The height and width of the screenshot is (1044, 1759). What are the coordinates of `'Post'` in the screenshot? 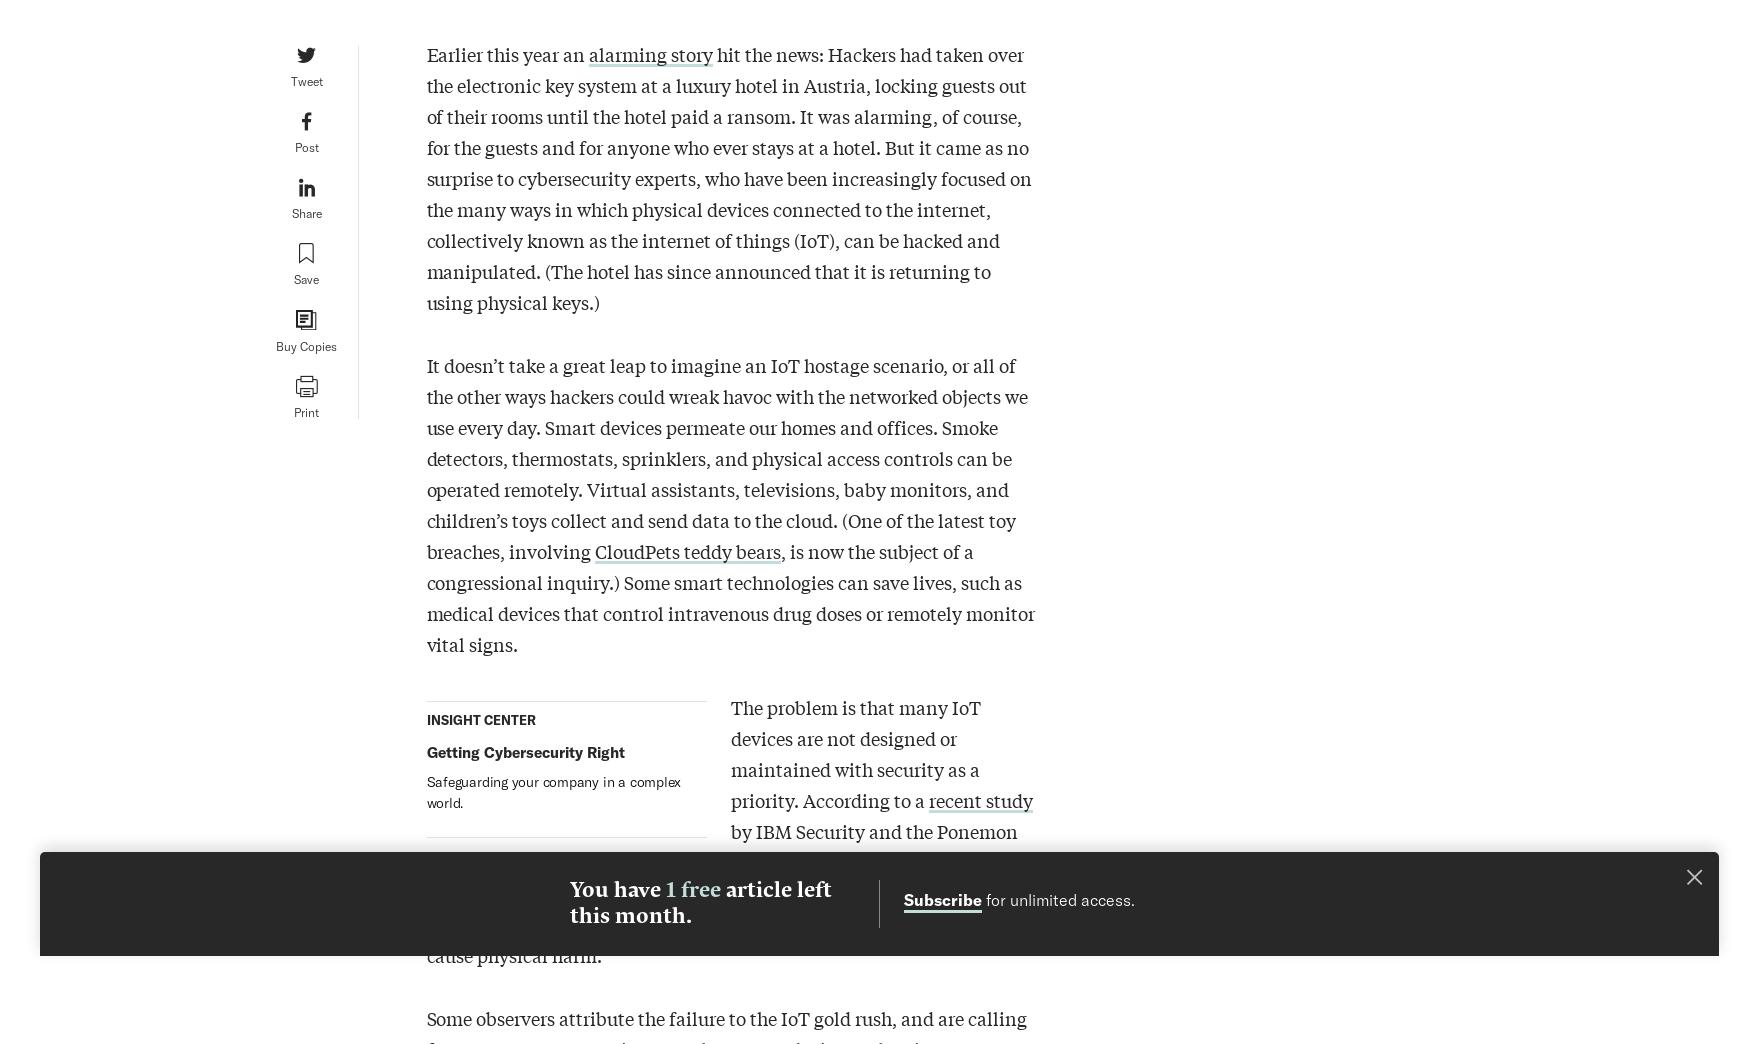 It's located at (305, 146).